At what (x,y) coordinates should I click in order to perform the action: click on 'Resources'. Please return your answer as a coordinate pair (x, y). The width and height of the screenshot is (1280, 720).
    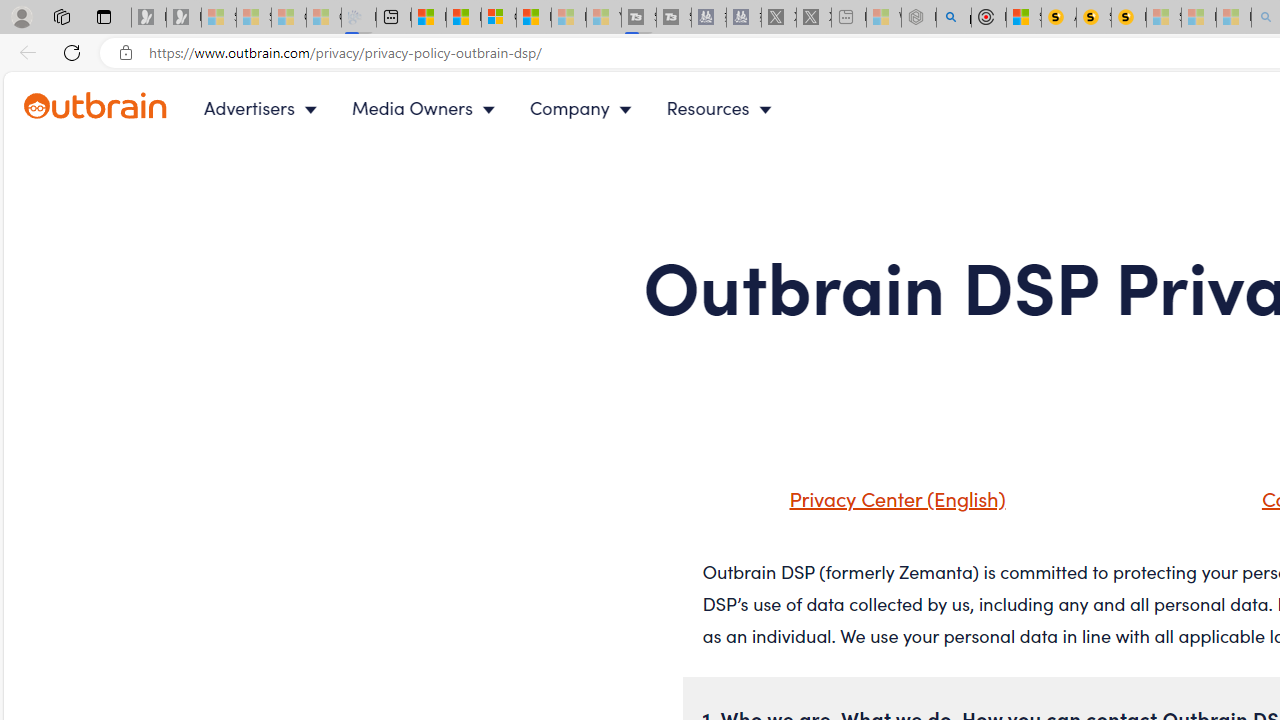
    Looking at the image, I should click on (722, 108).